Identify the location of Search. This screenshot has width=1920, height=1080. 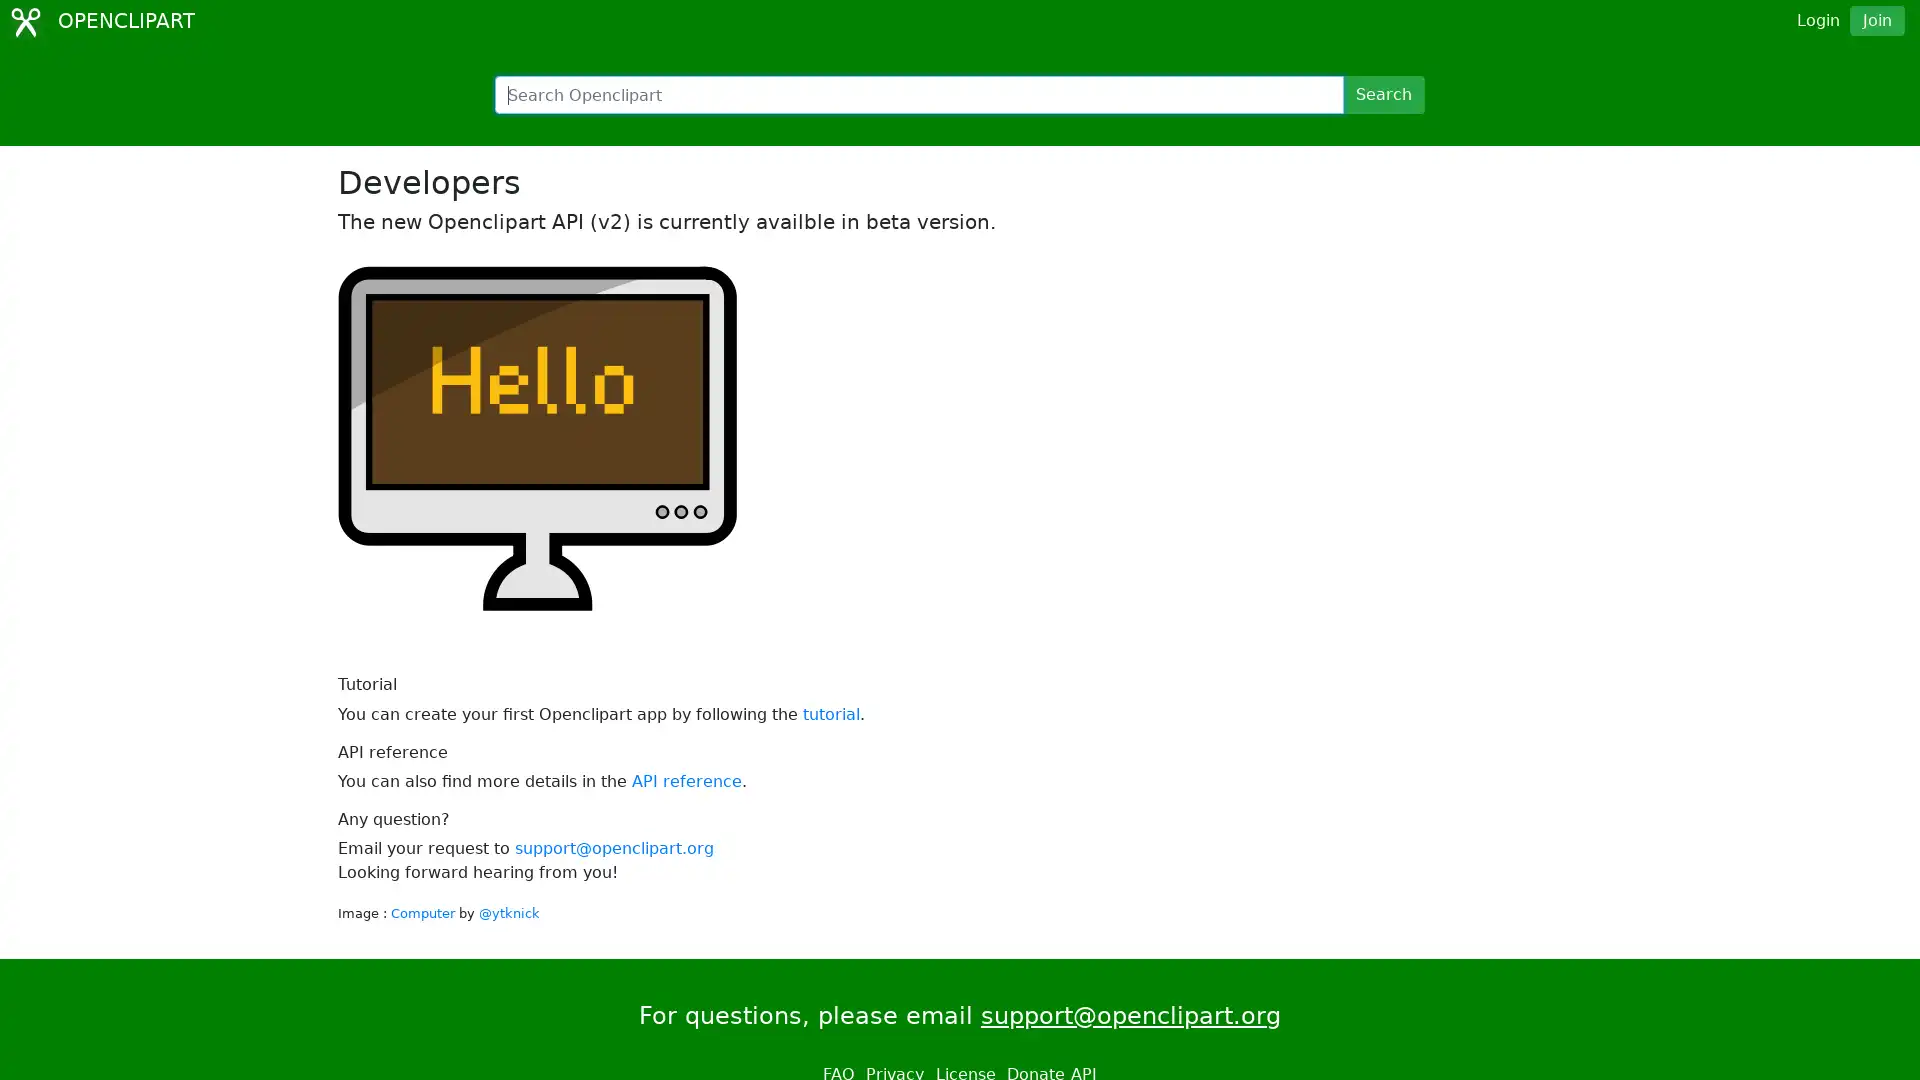
(1382, 95).